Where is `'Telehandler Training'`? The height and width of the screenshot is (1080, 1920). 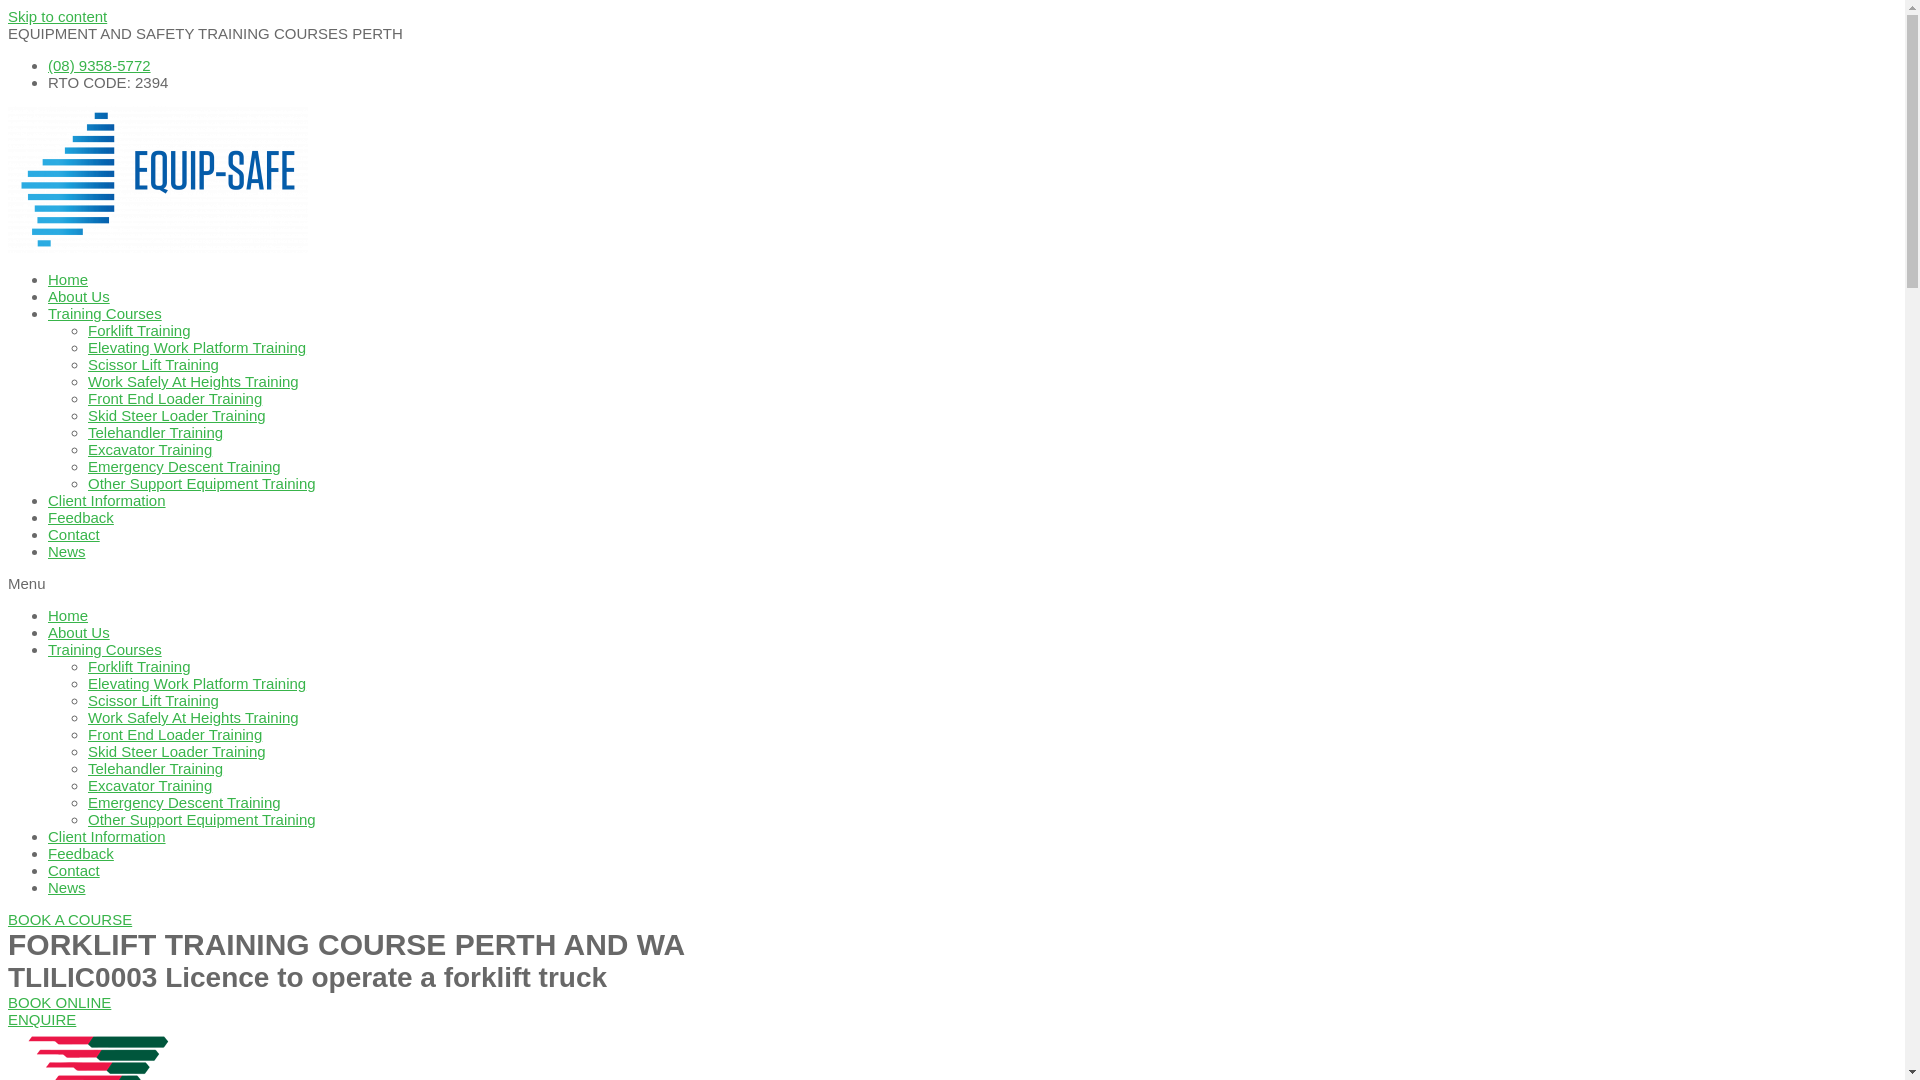
'Telehandler Training' is located at coordinates (154, 767).